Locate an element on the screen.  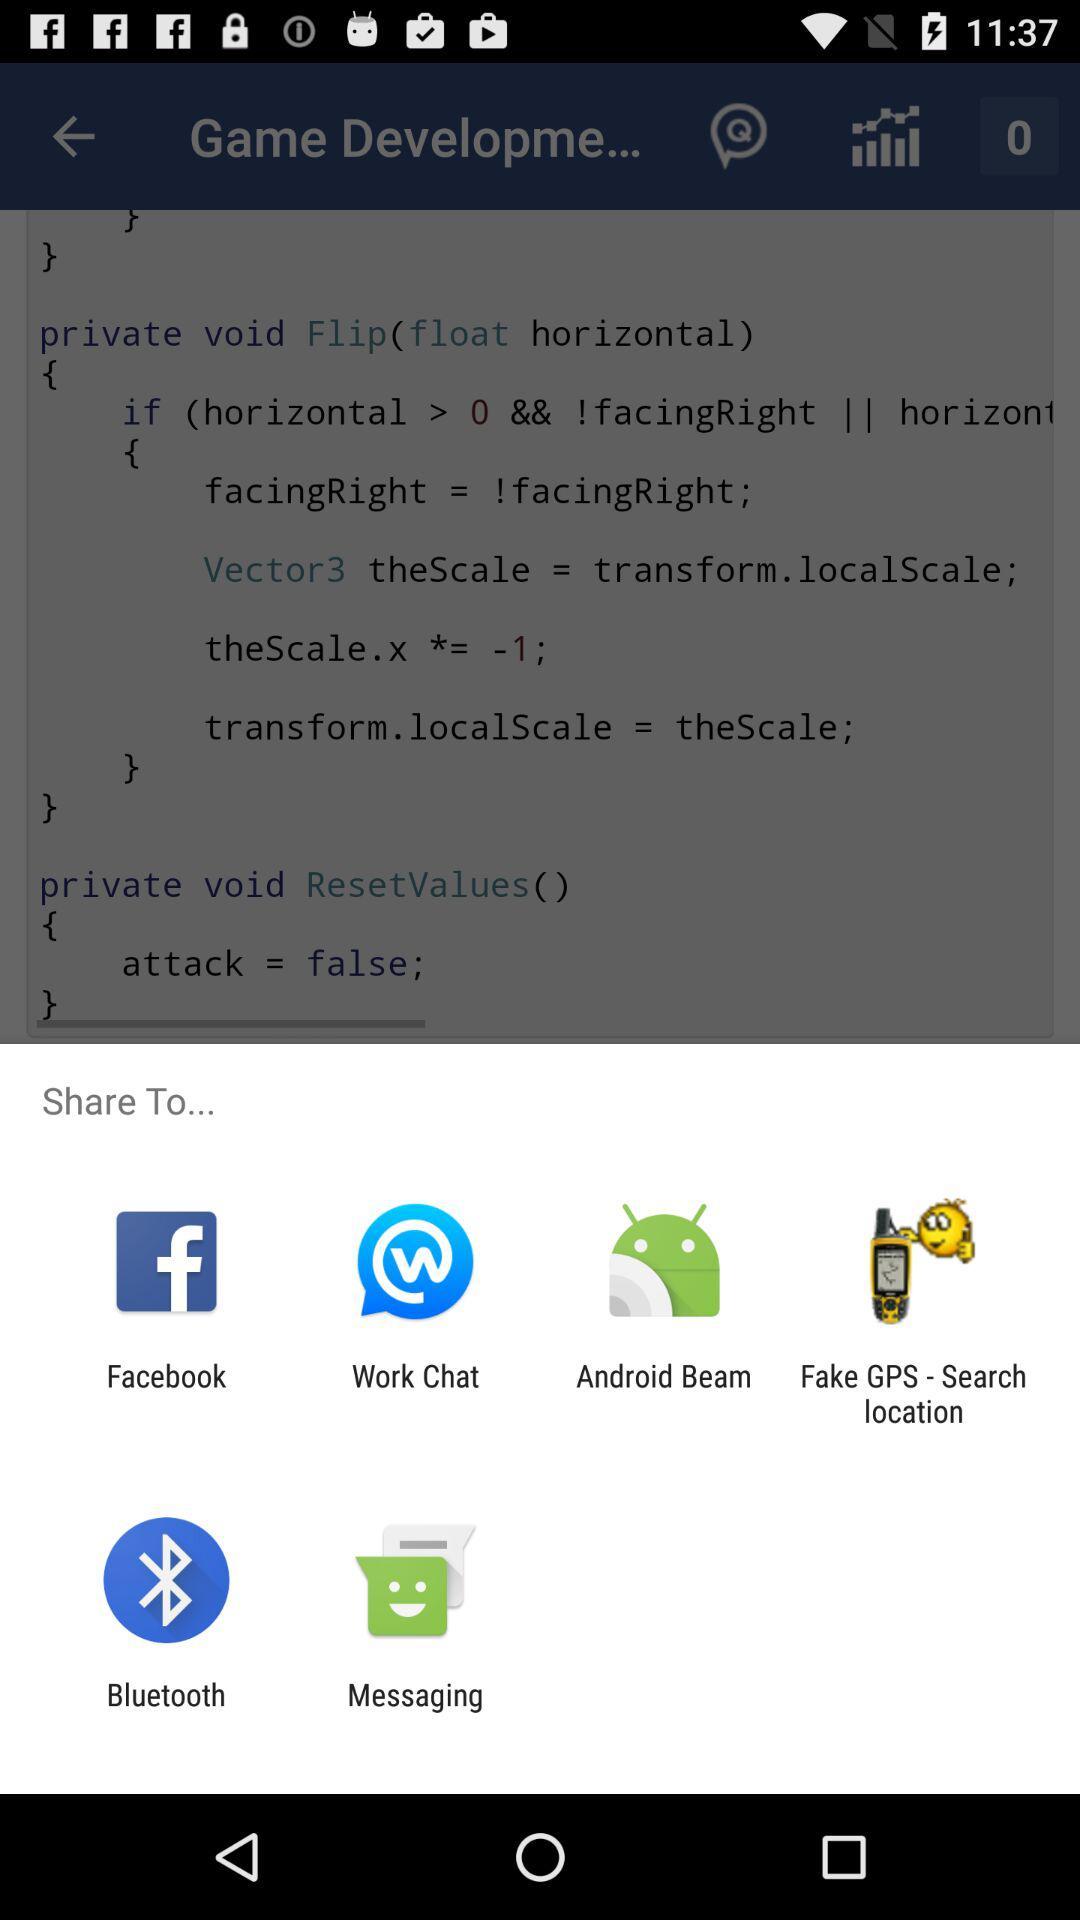
the messaging icon is located at coordinates (414, 1711).